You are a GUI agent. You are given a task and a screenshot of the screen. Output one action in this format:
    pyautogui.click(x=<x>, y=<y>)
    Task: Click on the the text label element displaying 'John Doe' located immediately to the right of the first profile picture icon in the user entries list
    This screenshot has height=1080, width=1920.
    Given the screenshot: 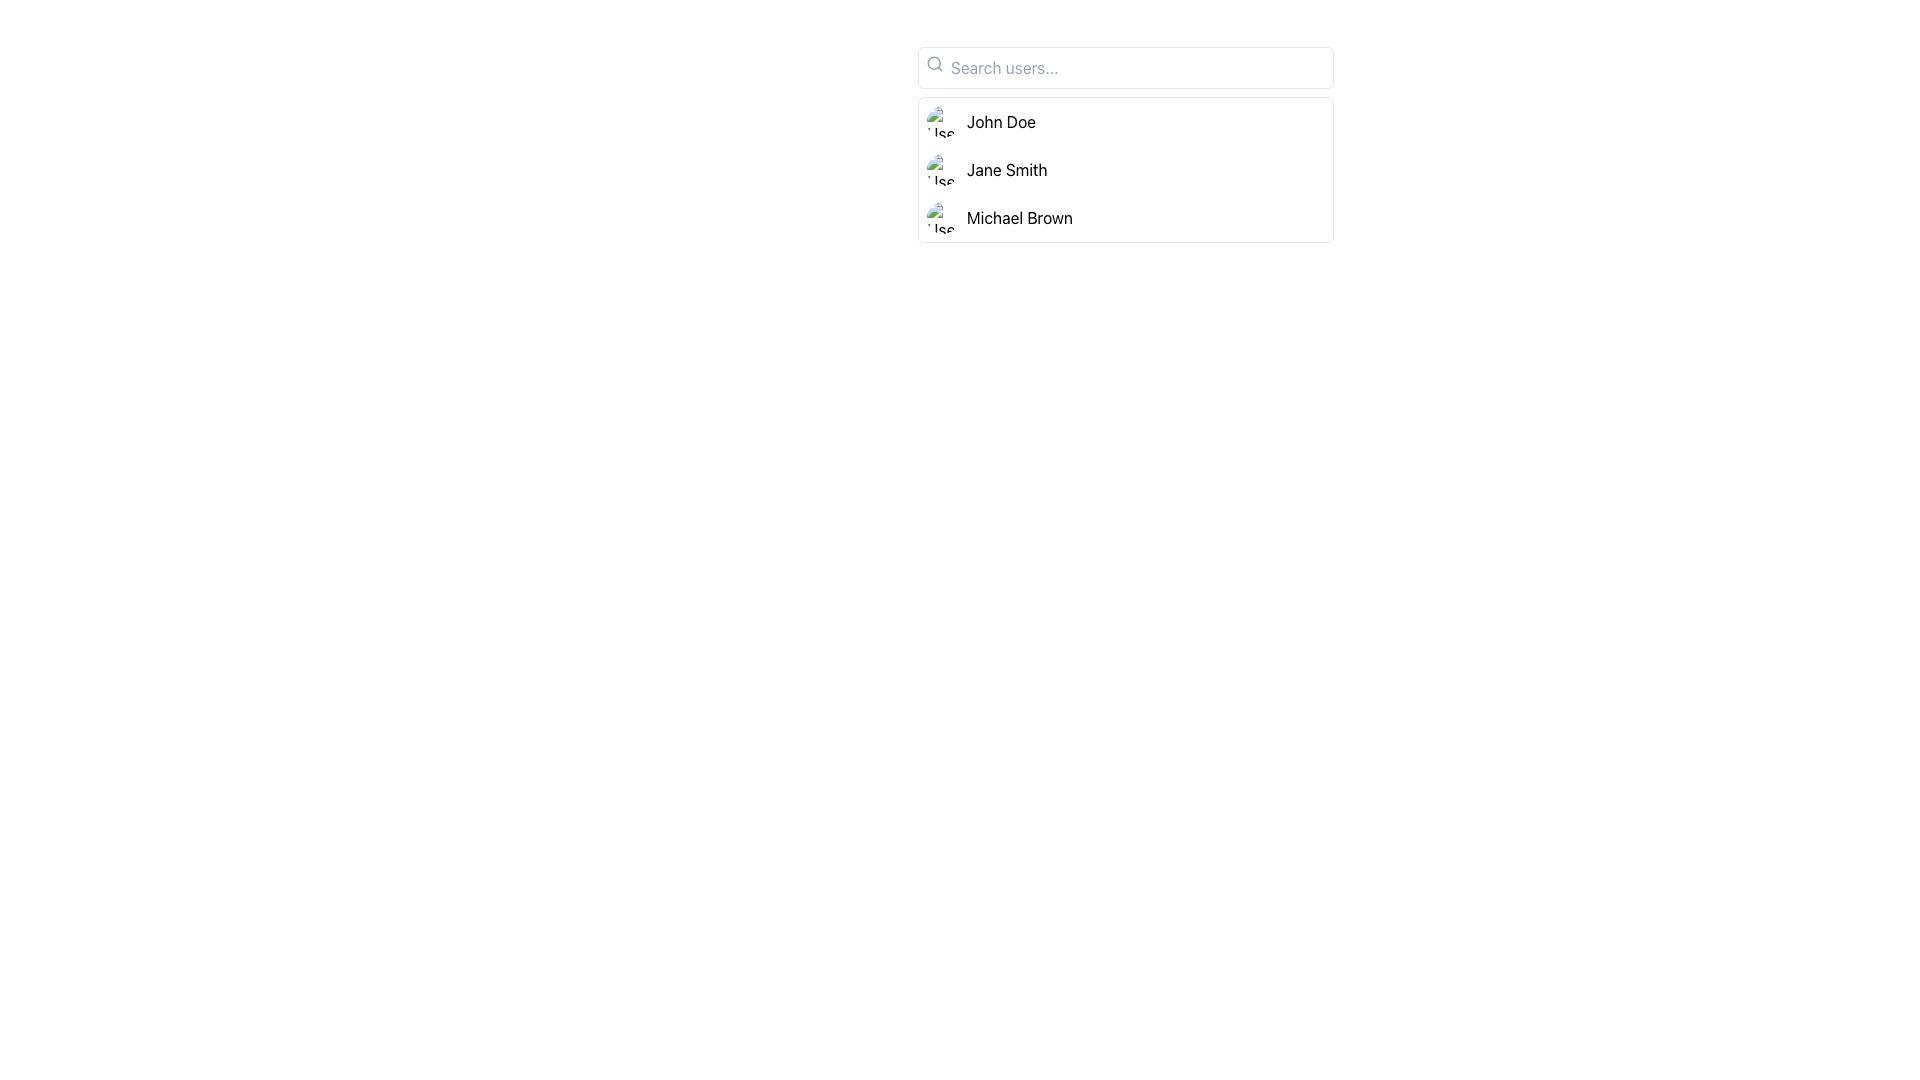 What is the action you would take?
    pyautogui.click(x=1001, y=122)
    